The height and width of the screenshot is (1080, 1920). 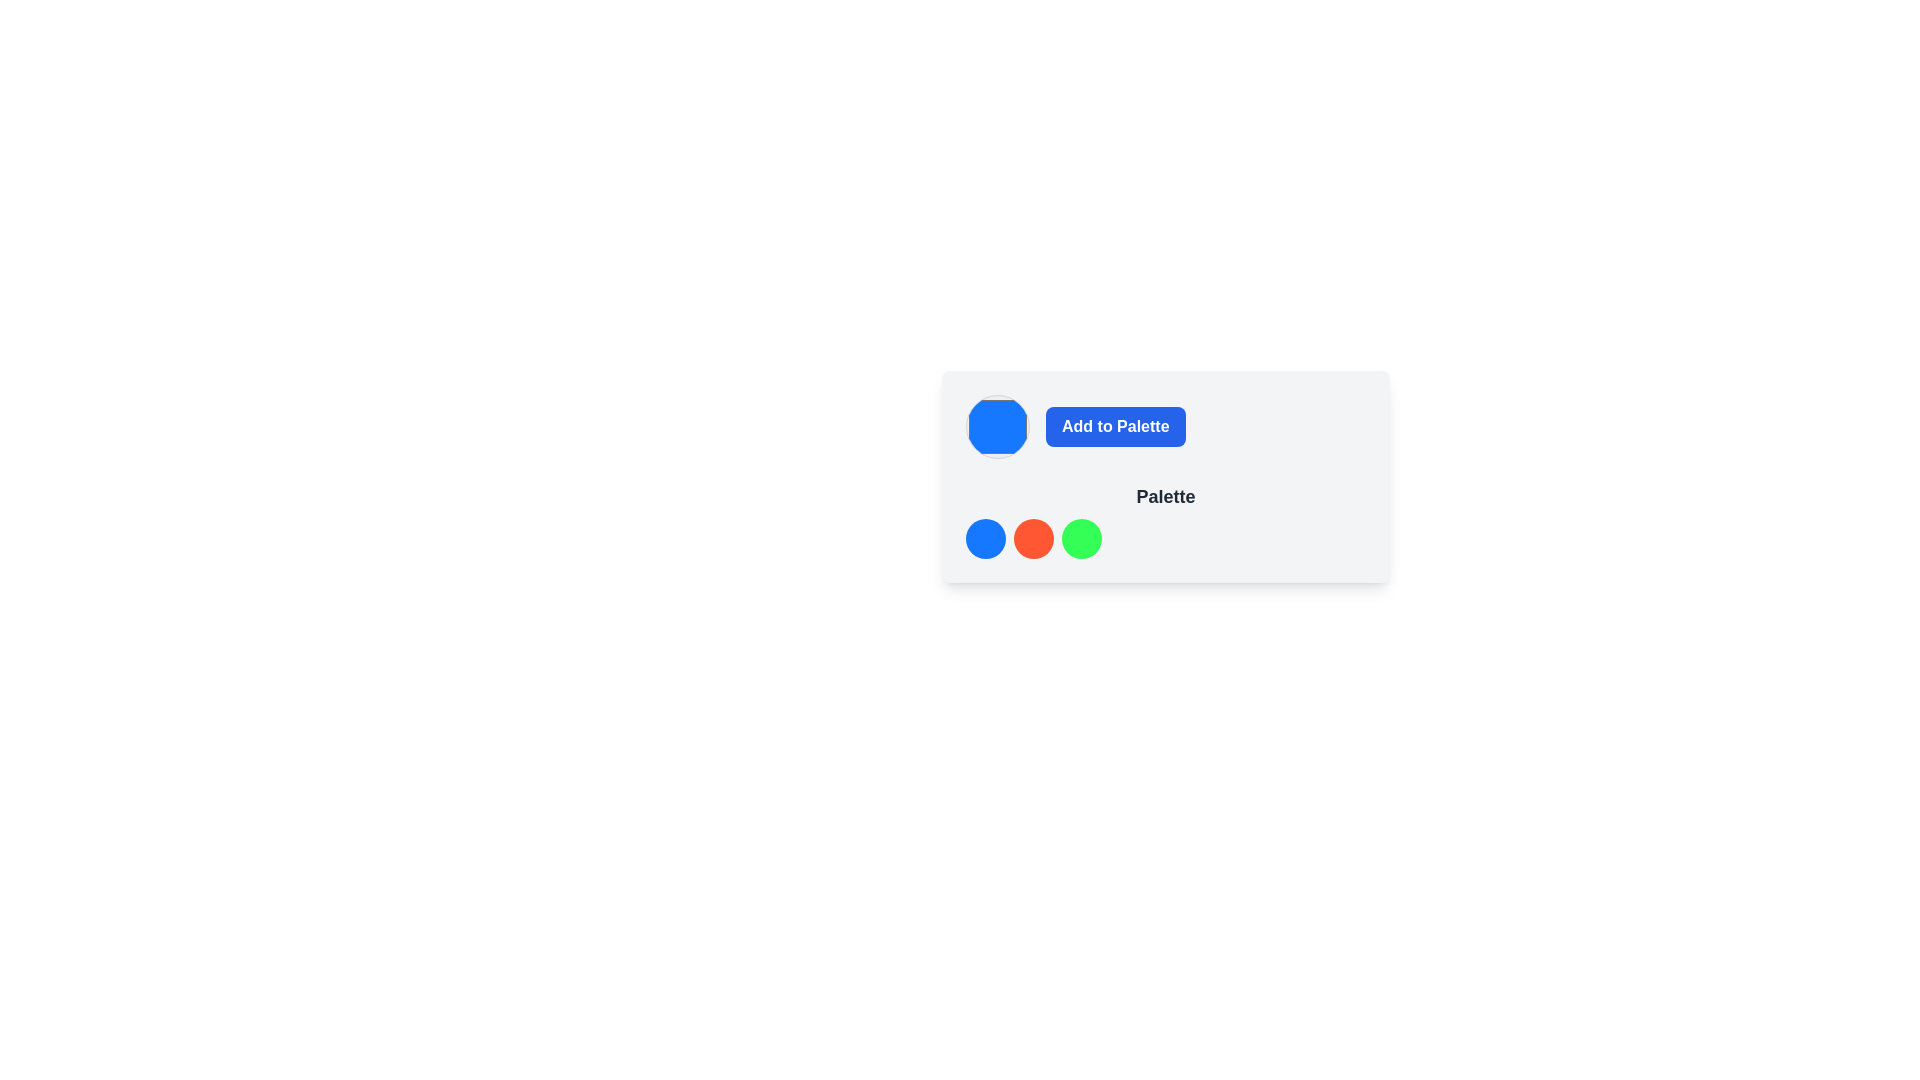 I want to click on the text label that serves as a title or heading, positioned below the 'Add to Palette' button and above the colored circular elements, so click(x=1166, y=496).